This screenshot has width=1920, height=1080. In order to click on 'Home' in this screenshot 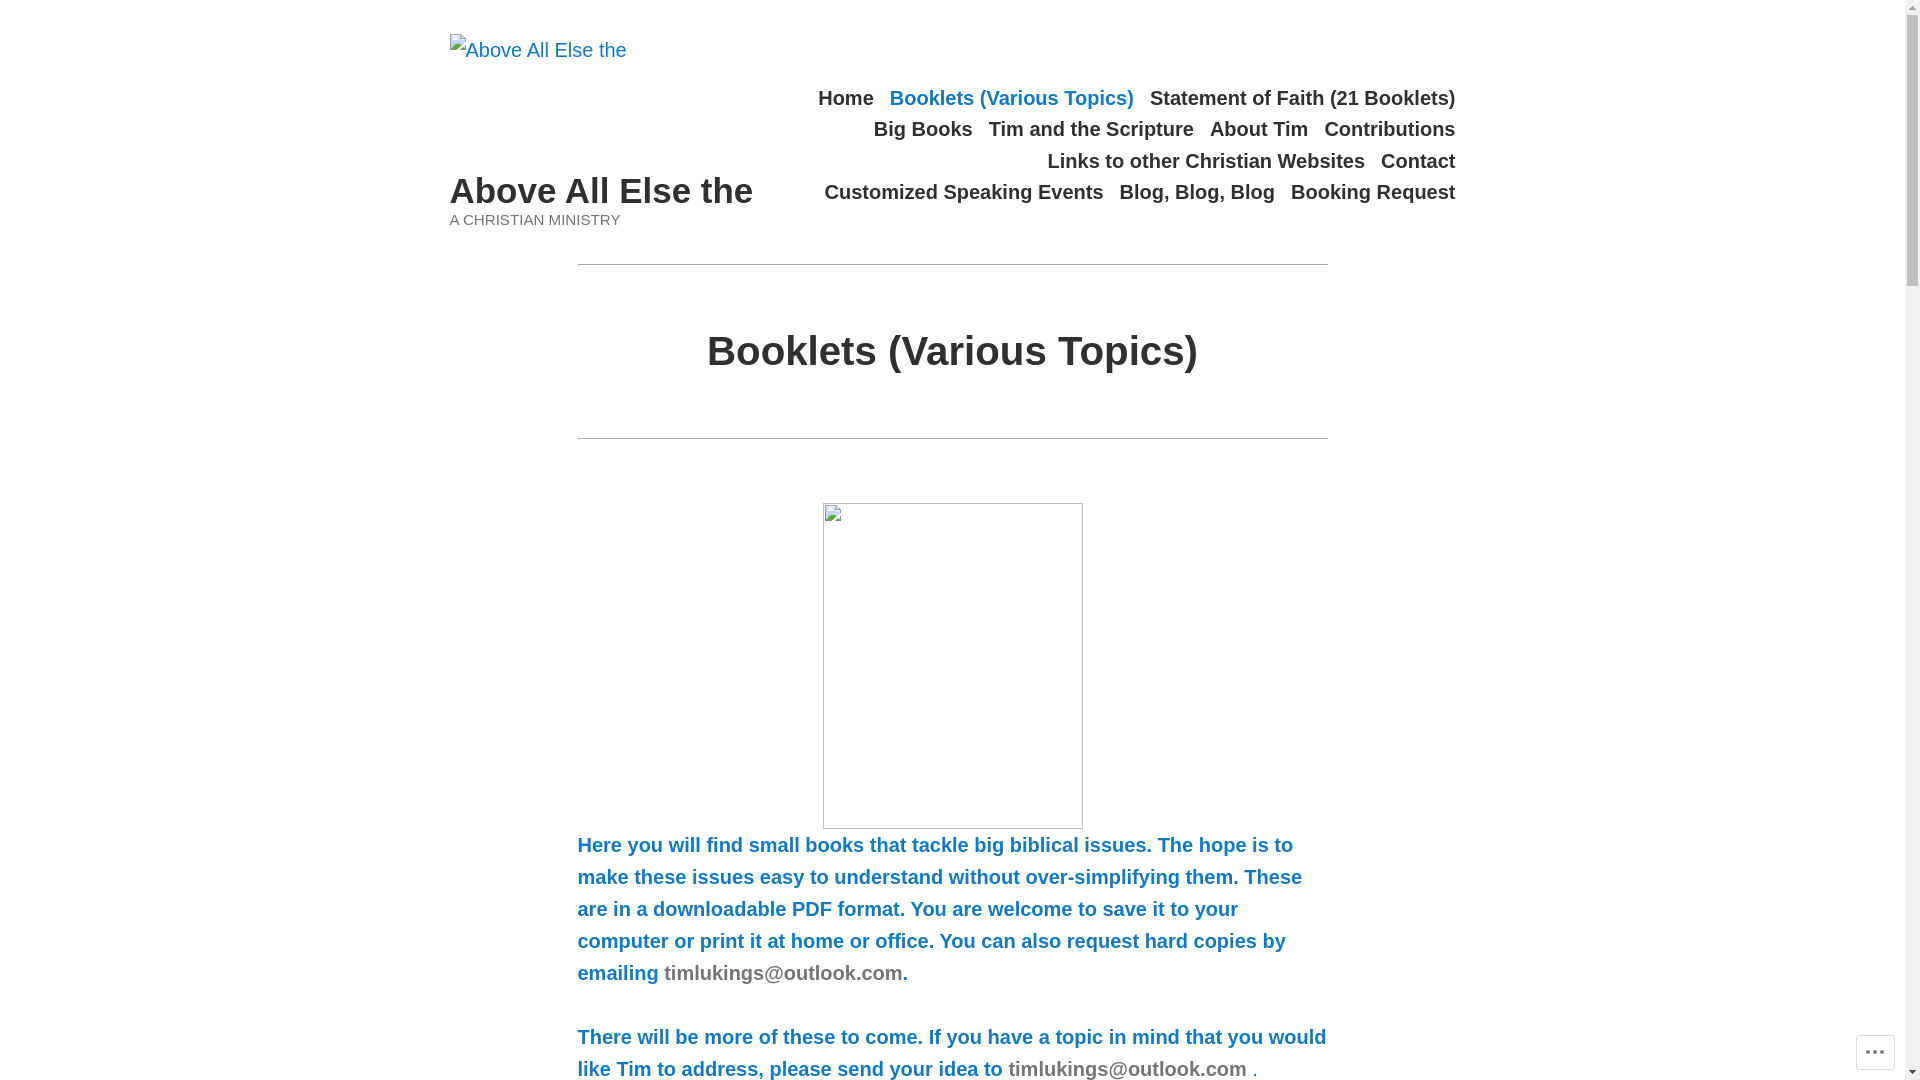, I will do `click(845, 97)`.